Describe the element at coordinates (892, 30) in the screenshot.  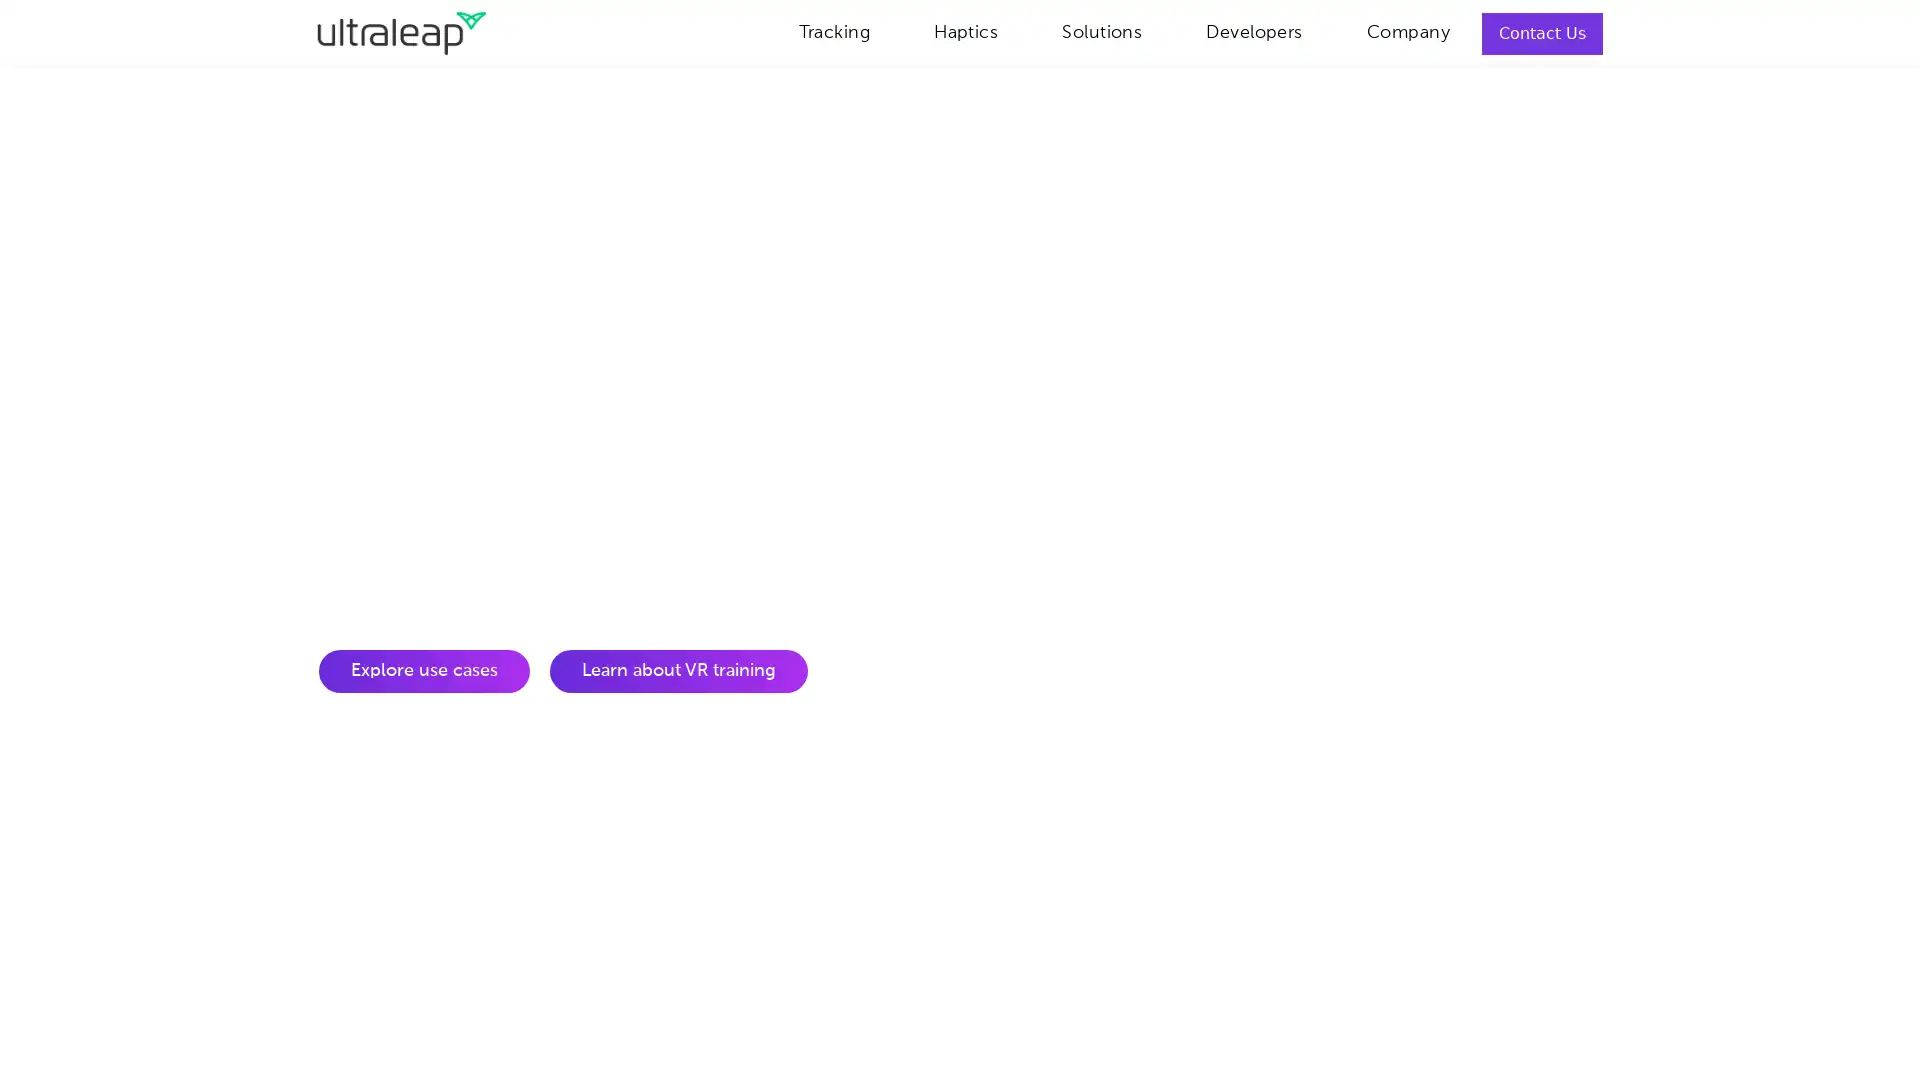
I see `Toggle submenu` at that location.